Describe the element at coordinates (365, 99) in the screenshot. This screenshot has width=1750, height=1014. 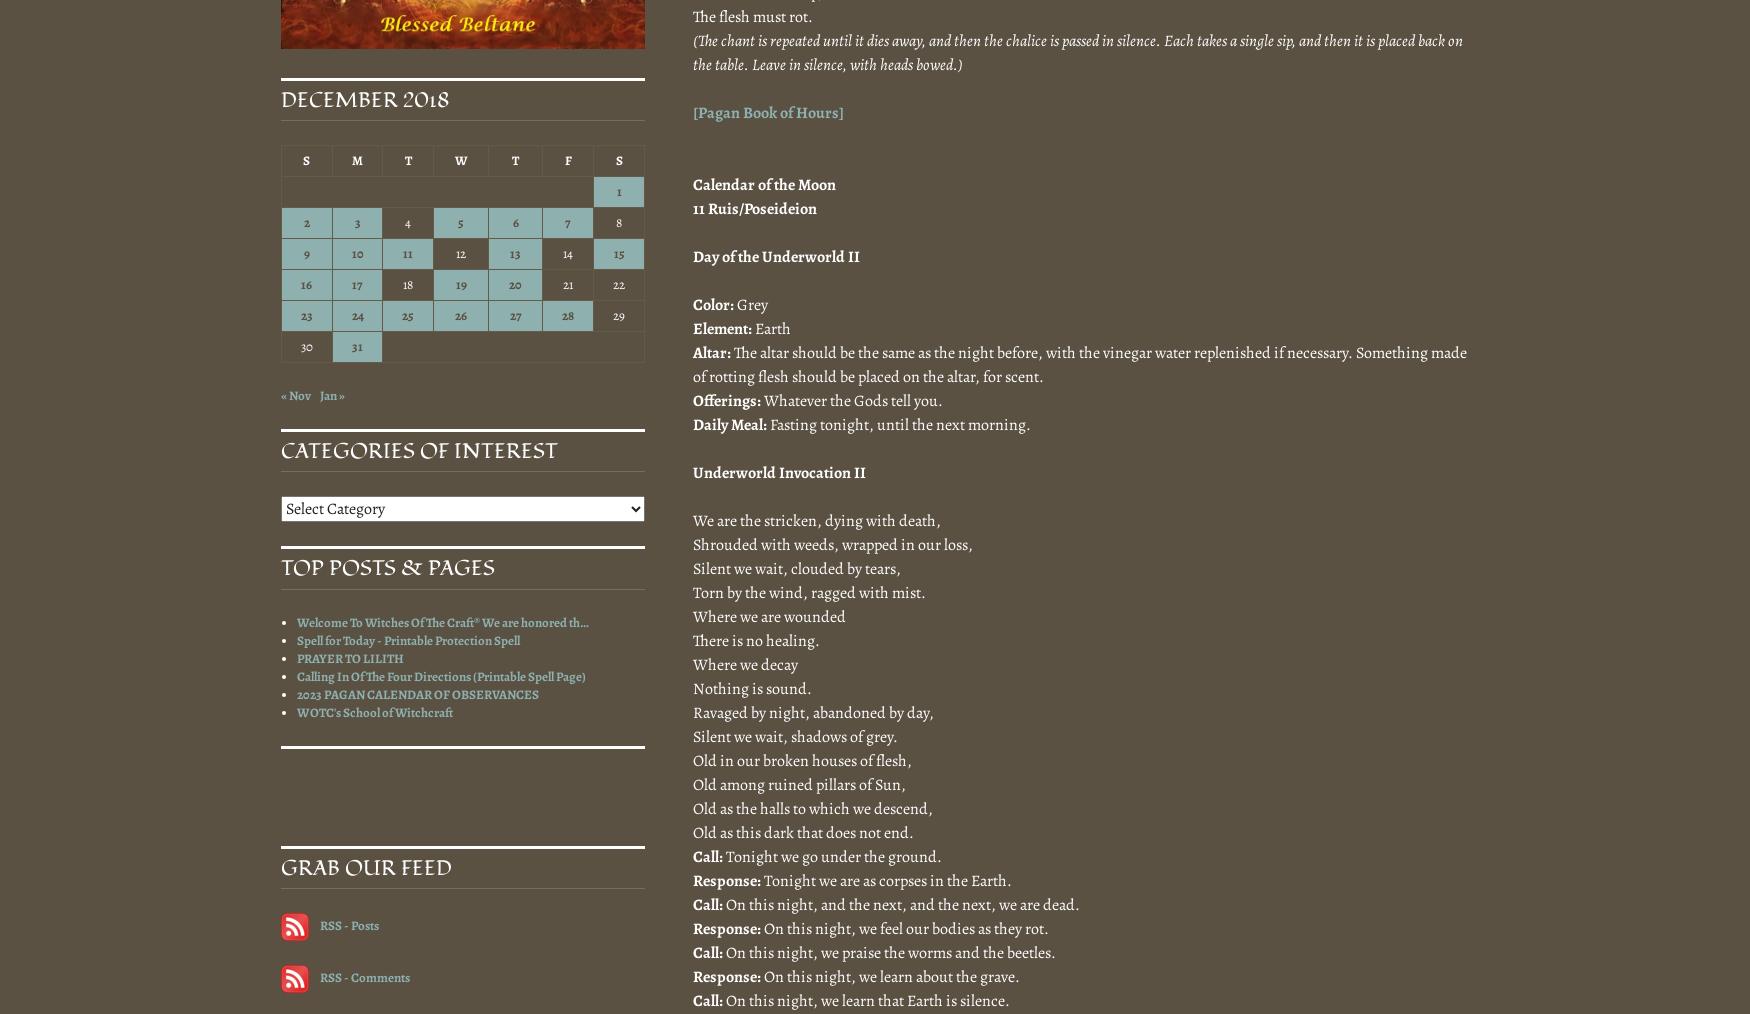
I see `'December 2018'` at that location.